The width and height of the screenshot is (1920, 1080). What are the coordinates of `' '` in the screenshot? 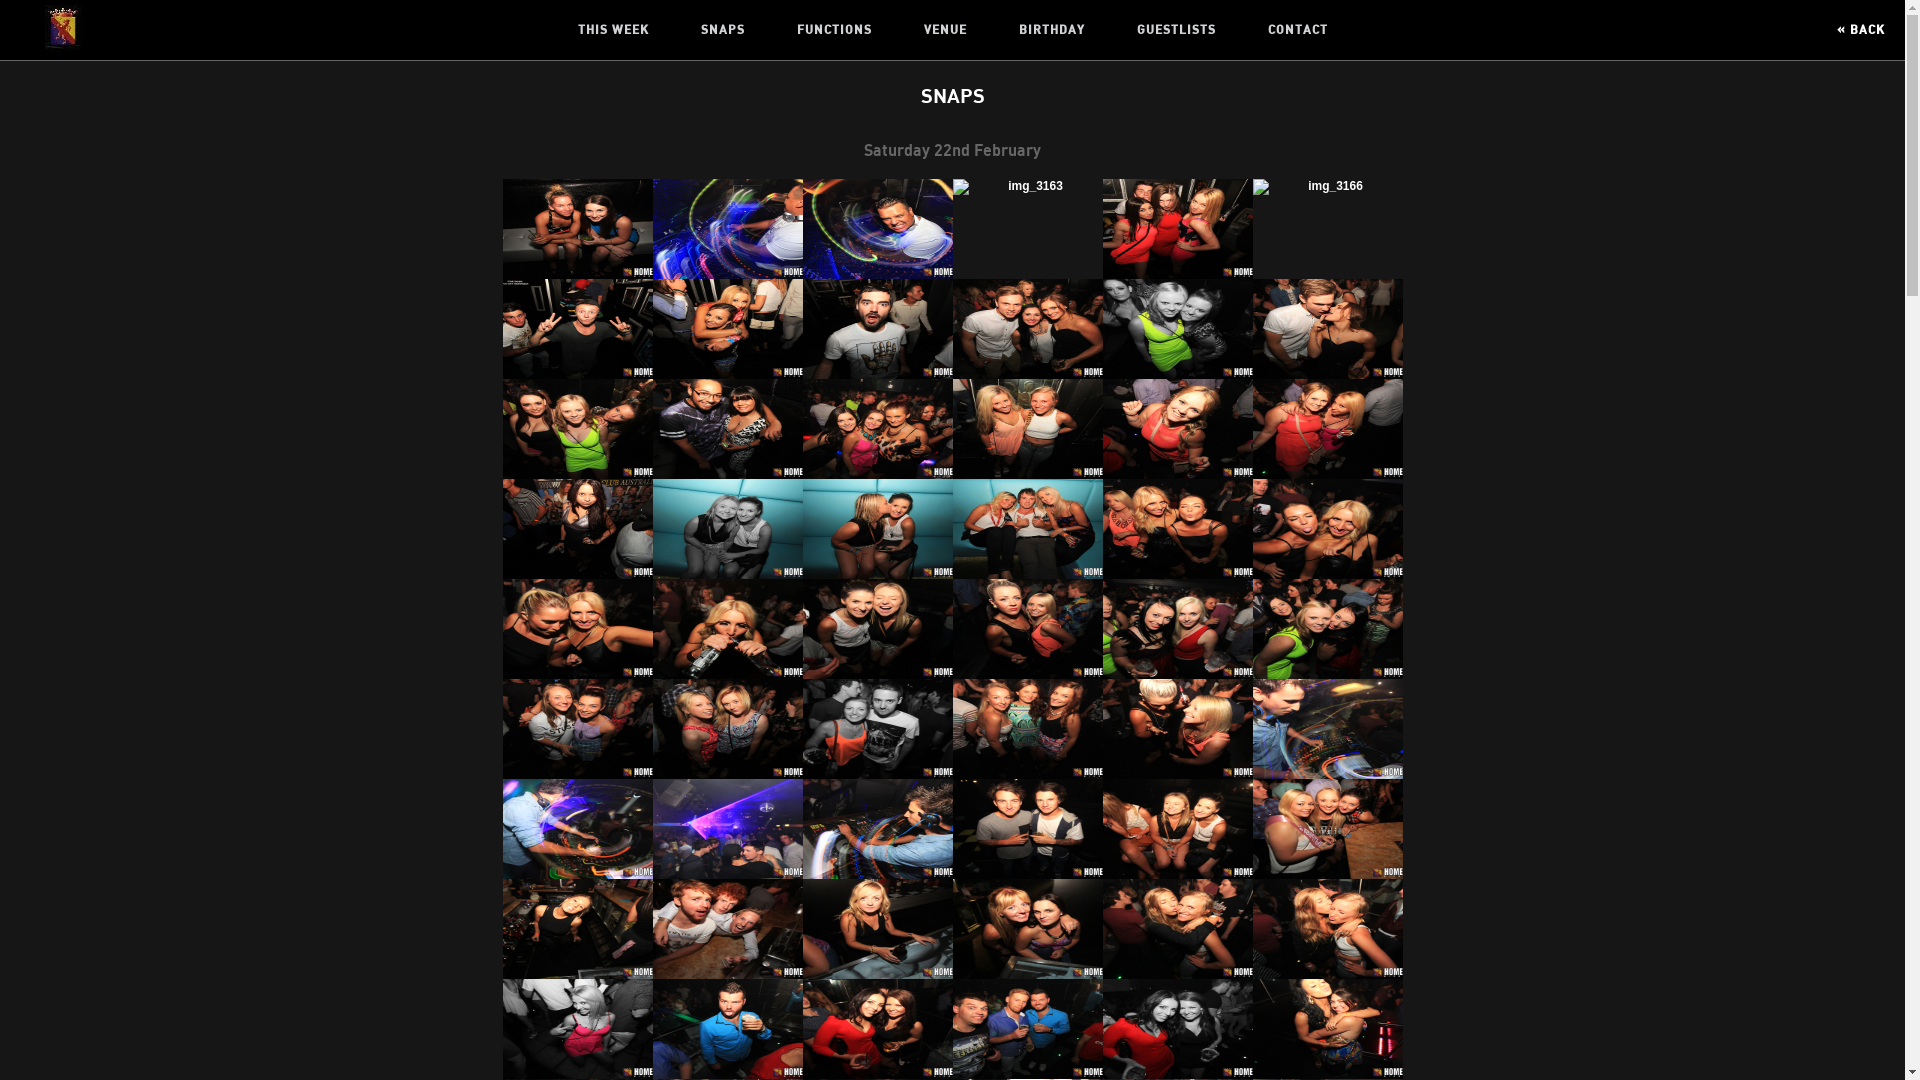 It's located at (877, 929).